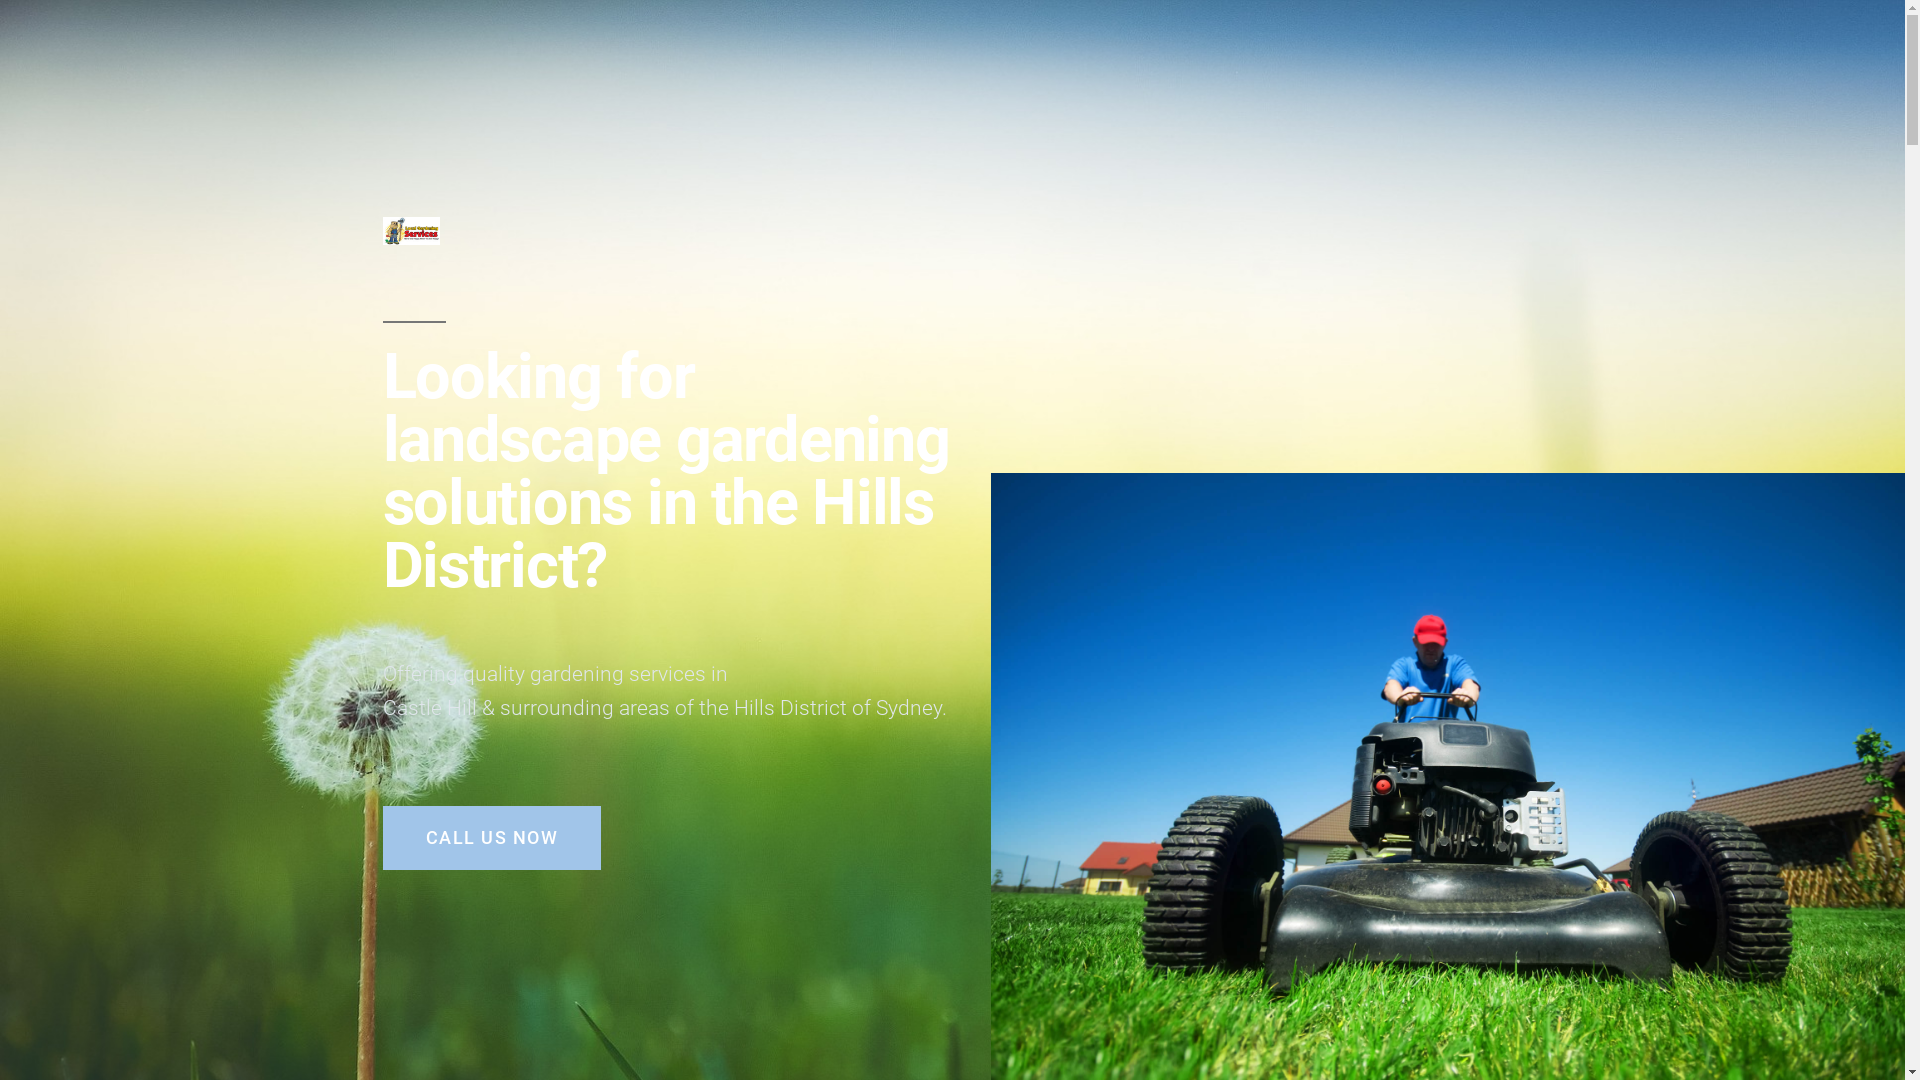 The width and height of the screenshot is (1920, 1080). I want to click on 'CALL US NOW', so click(491, 837).